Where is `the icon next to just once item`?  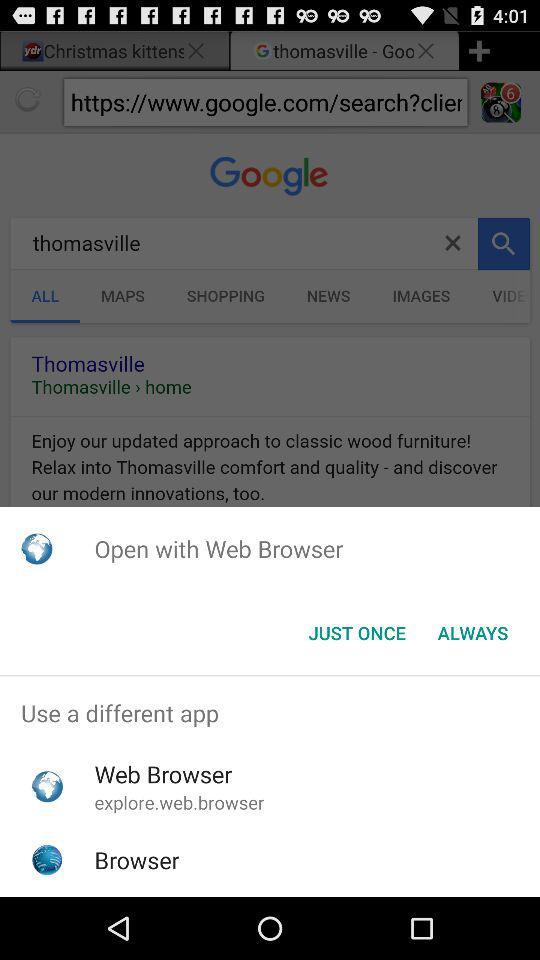 the icon next to just once item is located at coordinates (472, 632).